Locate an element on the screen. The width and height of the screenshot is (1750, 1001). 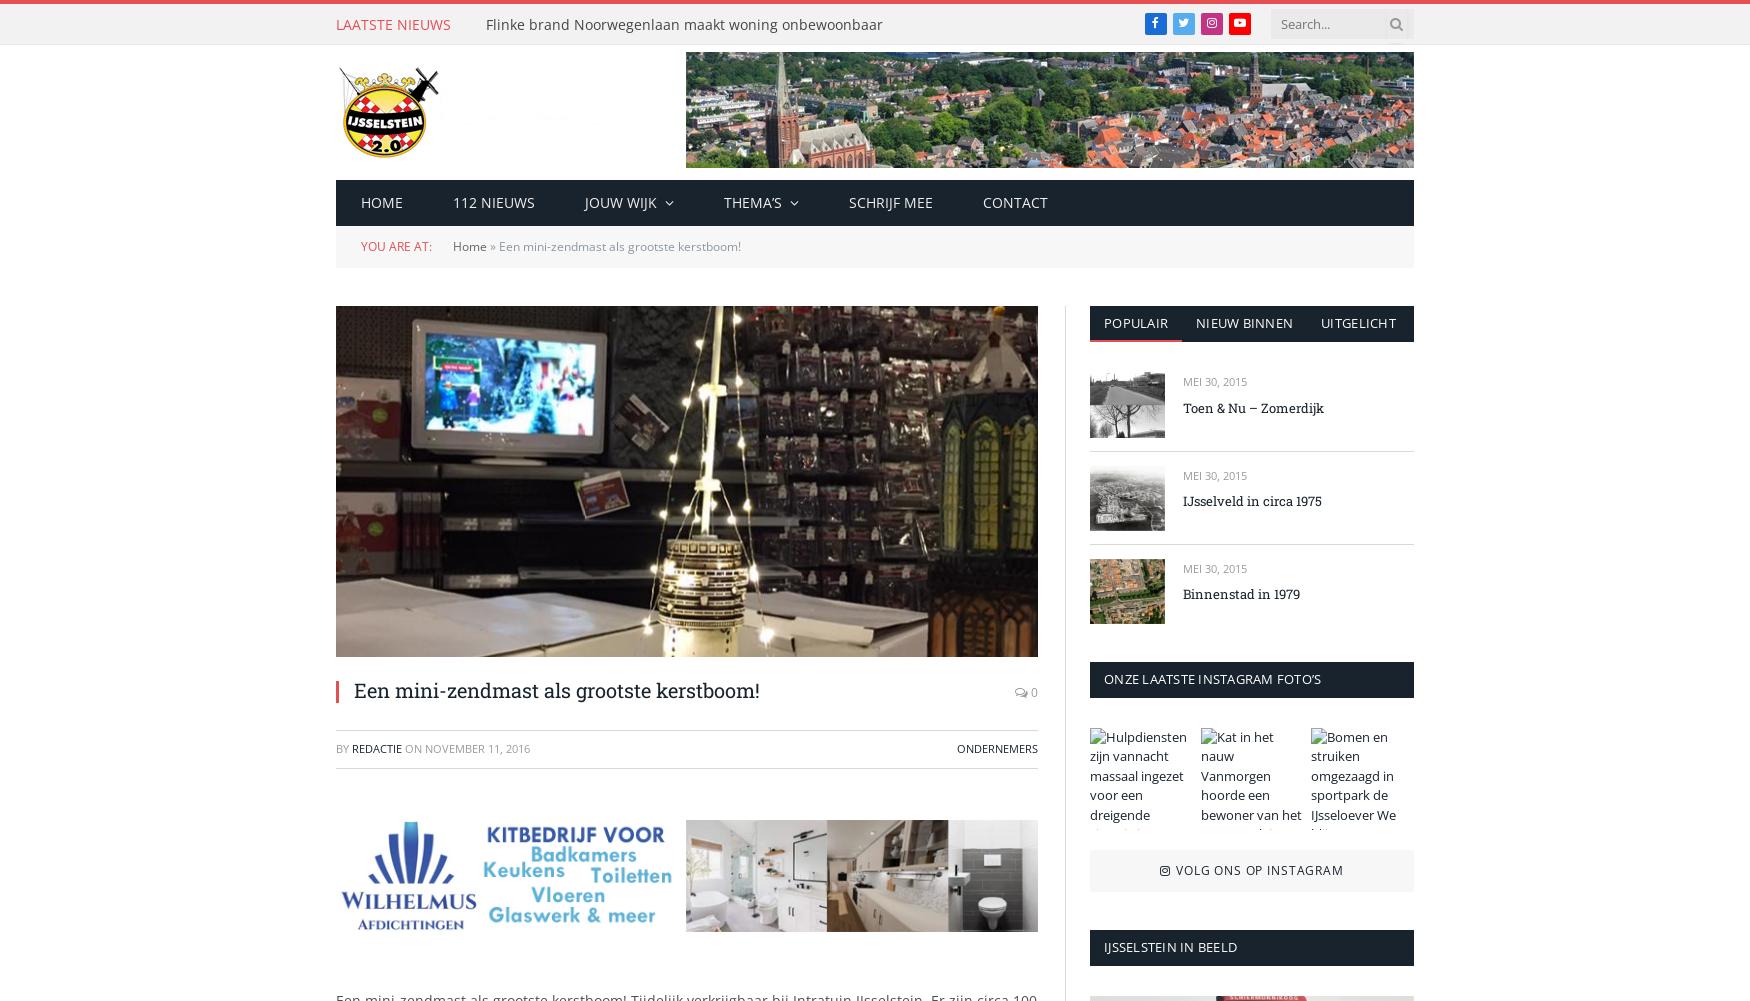
'By' is located at coordinates (344, 748).